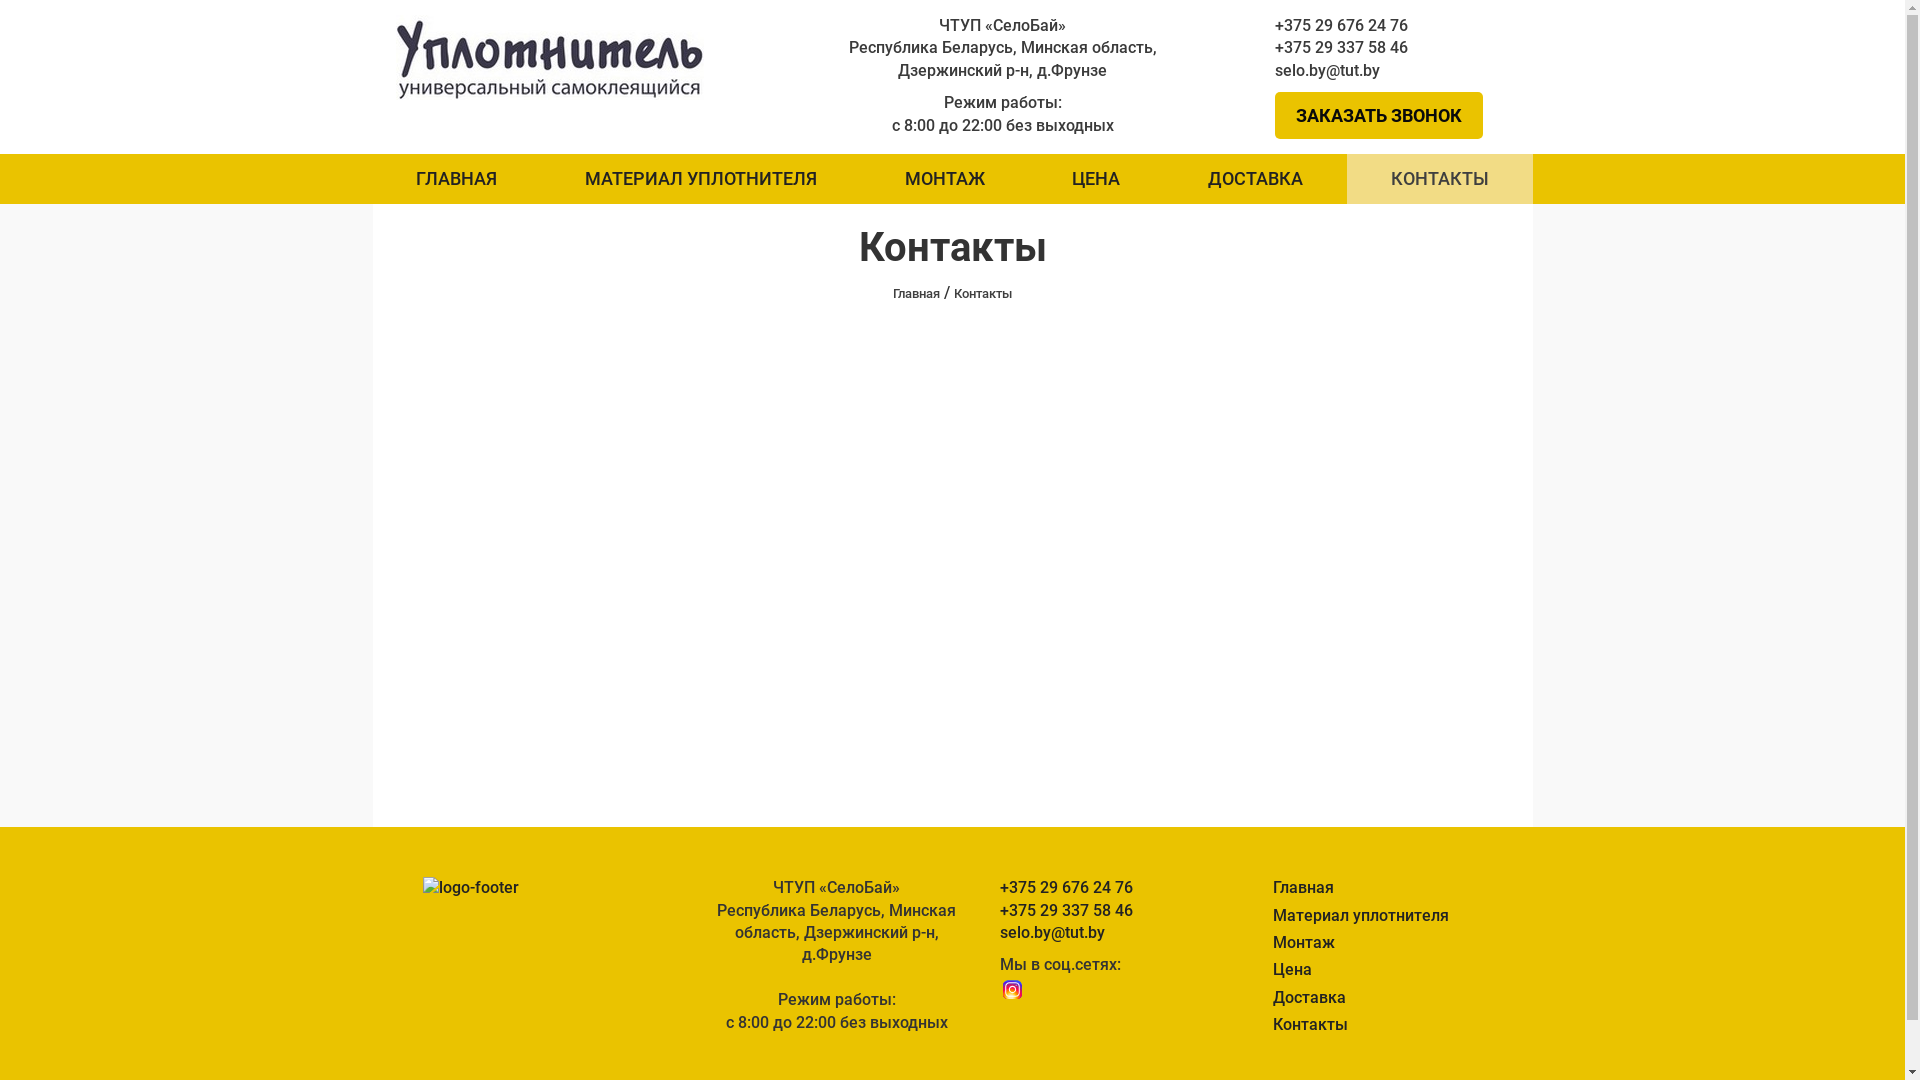 The height and width of the screenshot is (1080, 1920). I want to click on '+375 29 337 58 46', so click(999, 910).